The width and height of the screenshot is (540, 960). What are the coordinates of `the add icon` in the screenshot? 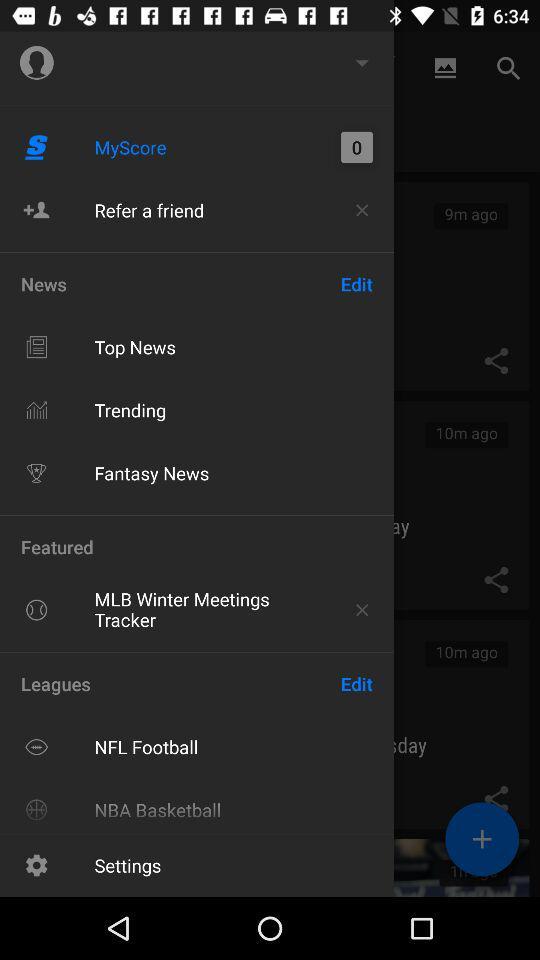 It's located at (481, 839).